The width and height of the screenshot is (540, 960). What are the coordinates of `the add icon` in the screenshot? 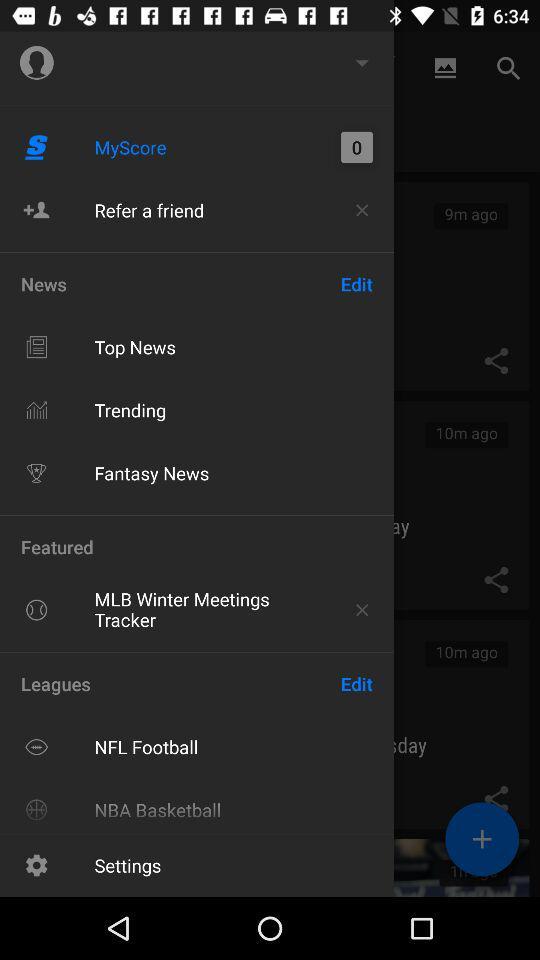 It's located at (481, 839).